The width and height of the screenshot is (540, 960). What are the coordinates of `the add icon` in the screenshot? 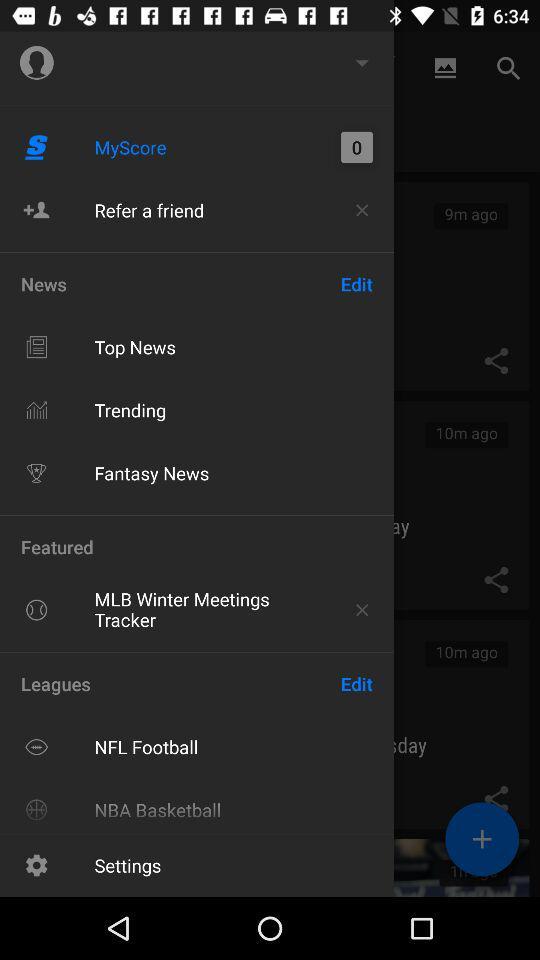 It's located at (481, 839).